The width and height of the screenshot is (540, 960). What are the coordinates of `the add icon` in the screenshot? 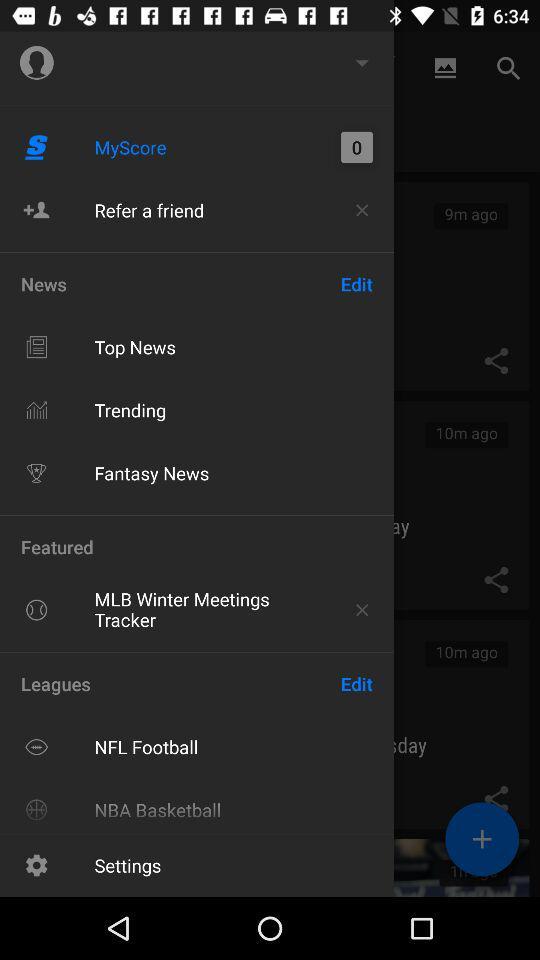 It's located at (481, 839).